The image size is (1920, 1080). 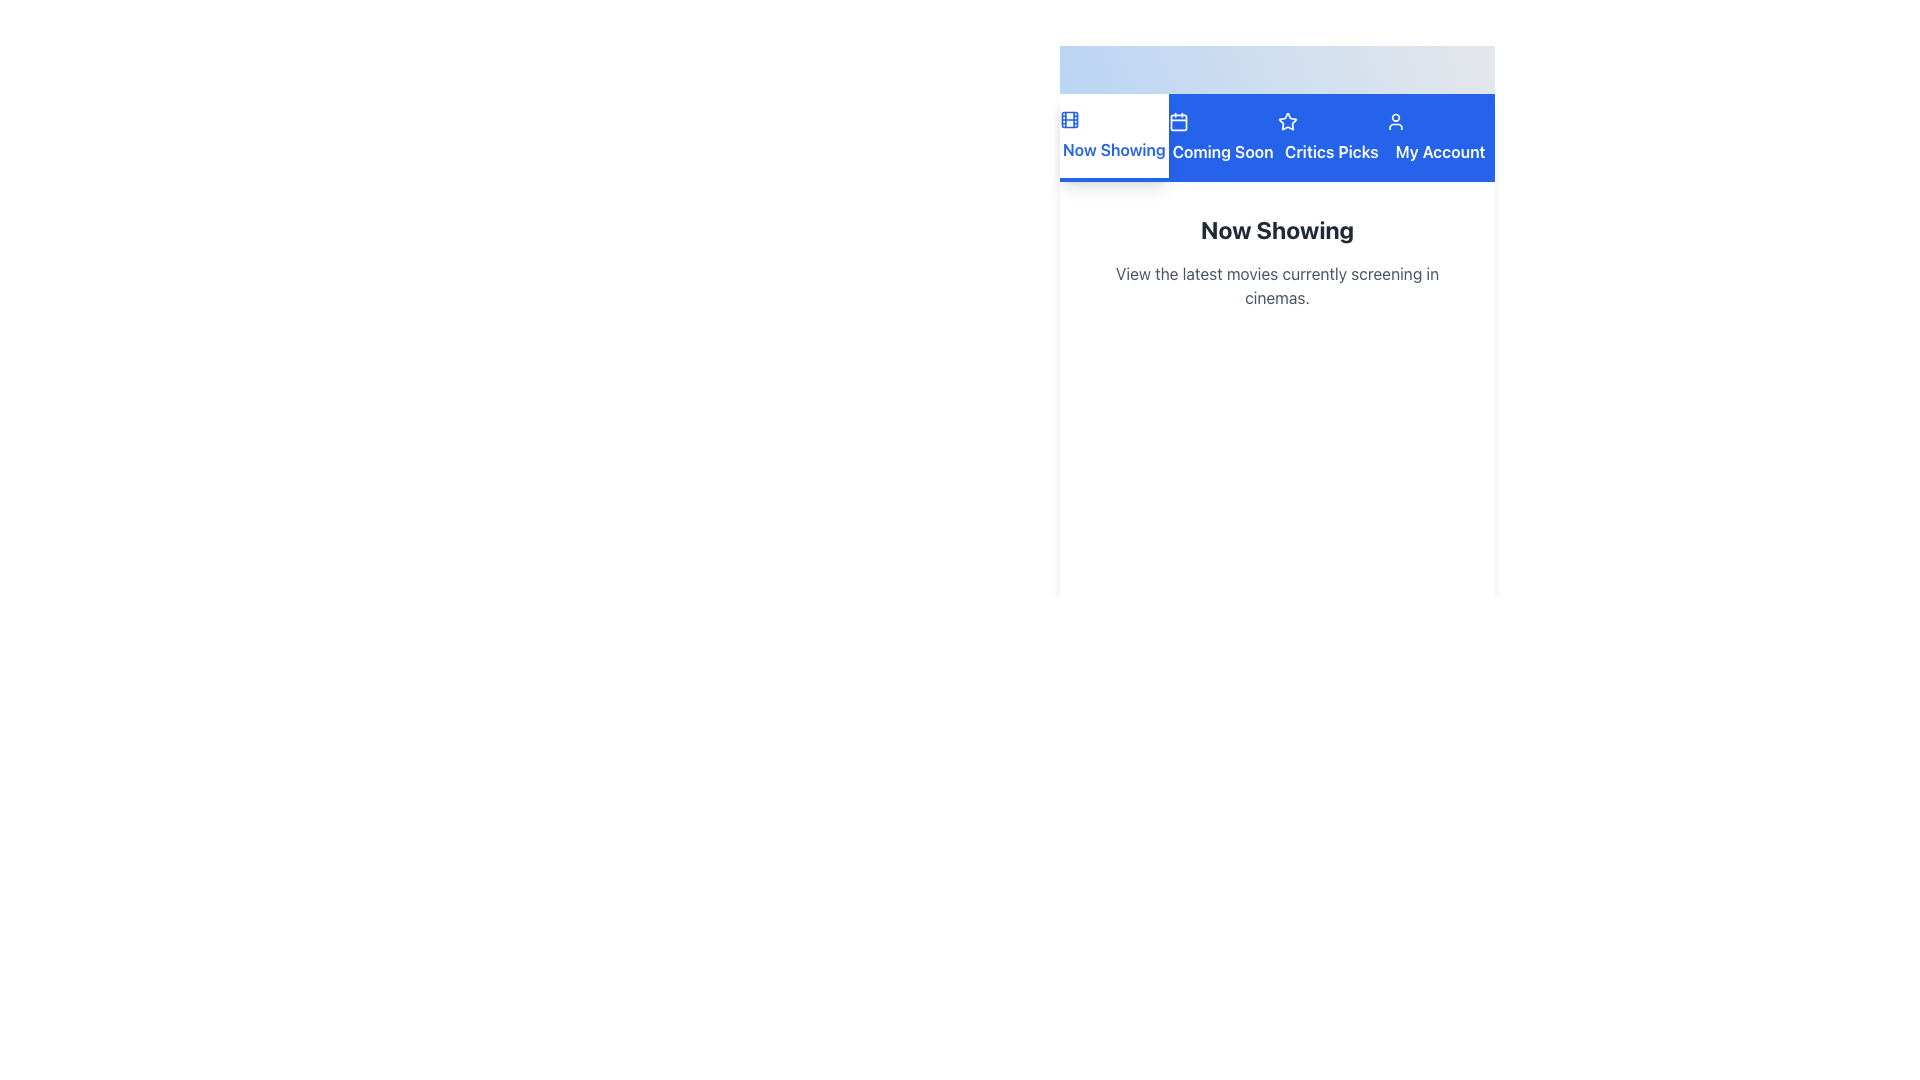 I want to click on the blue rectangular Navigation Button labeled 'Coming Soon' located in the navigation bar, so click(x=1222, y=137).